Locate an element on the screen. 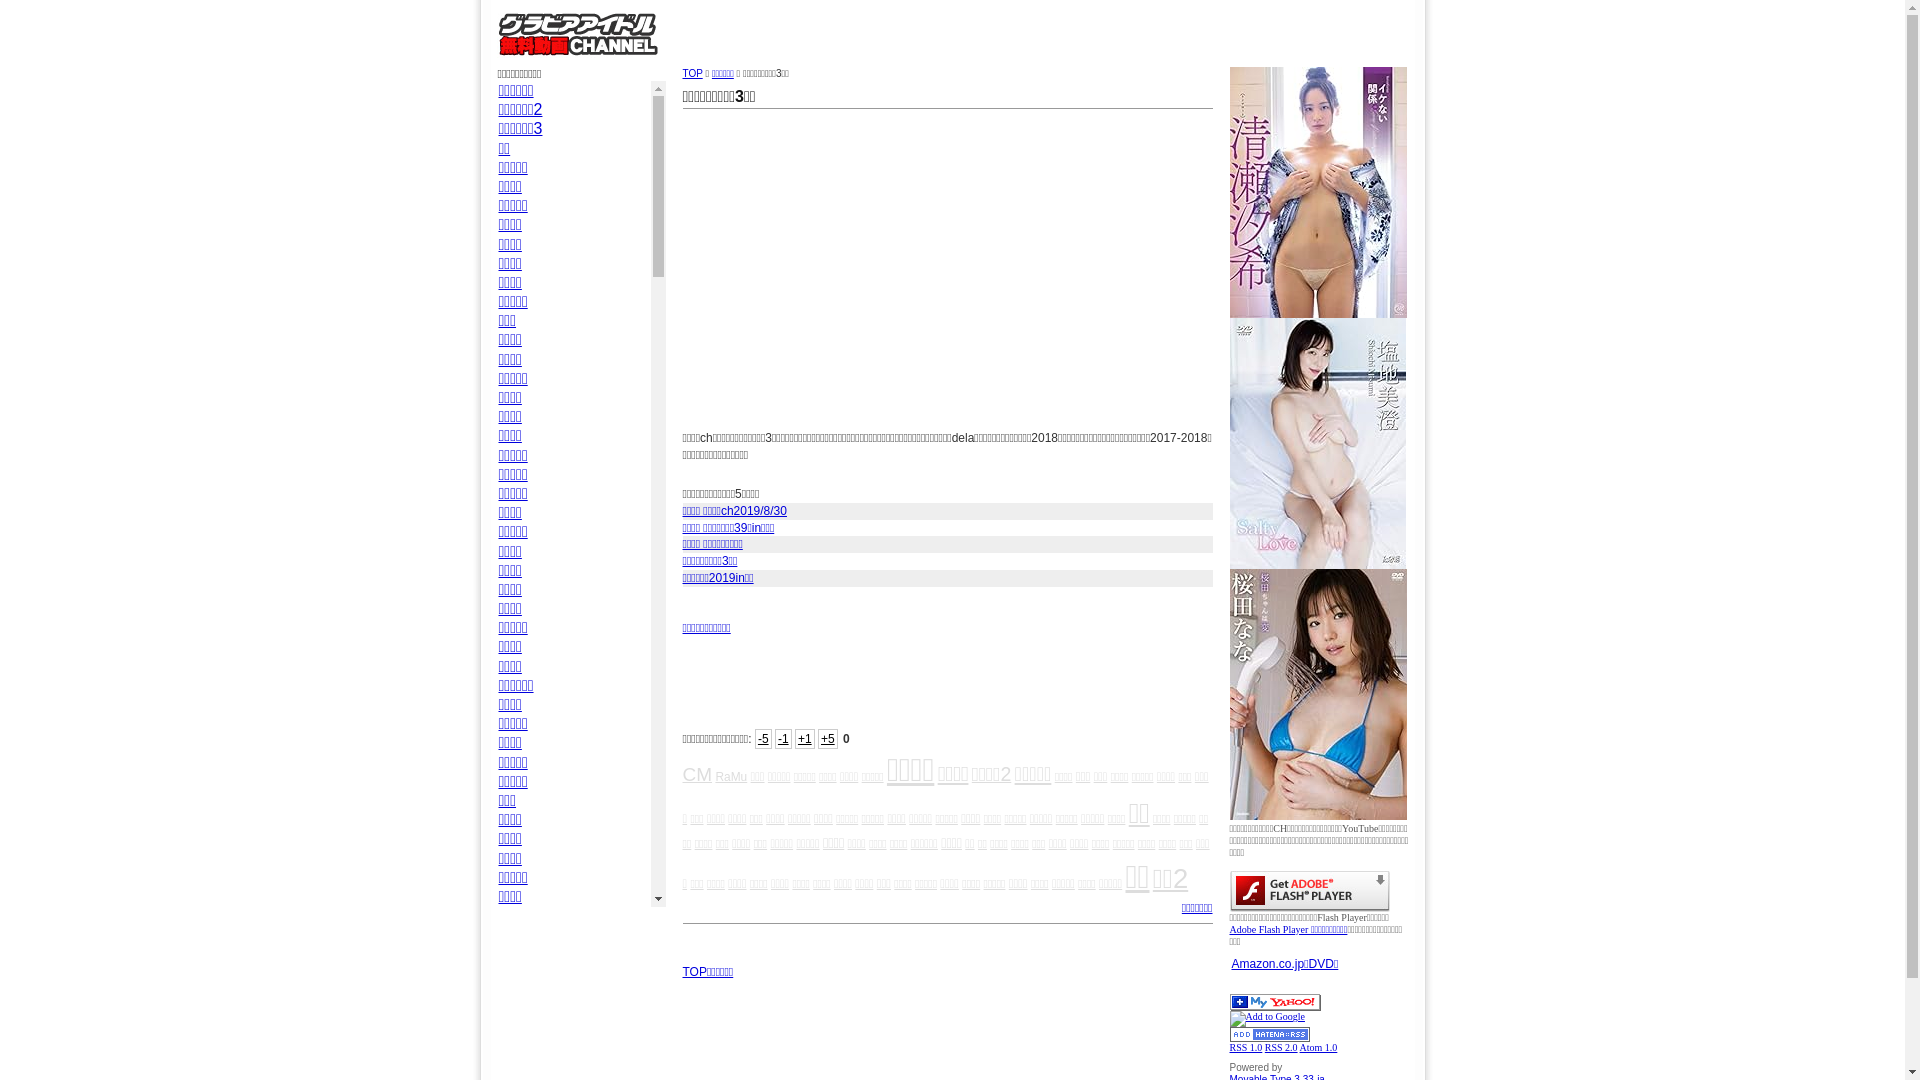 Image resolution: width=1920 pixels, height=1080 pixels. '+1' is located at coordinates (805, 739).